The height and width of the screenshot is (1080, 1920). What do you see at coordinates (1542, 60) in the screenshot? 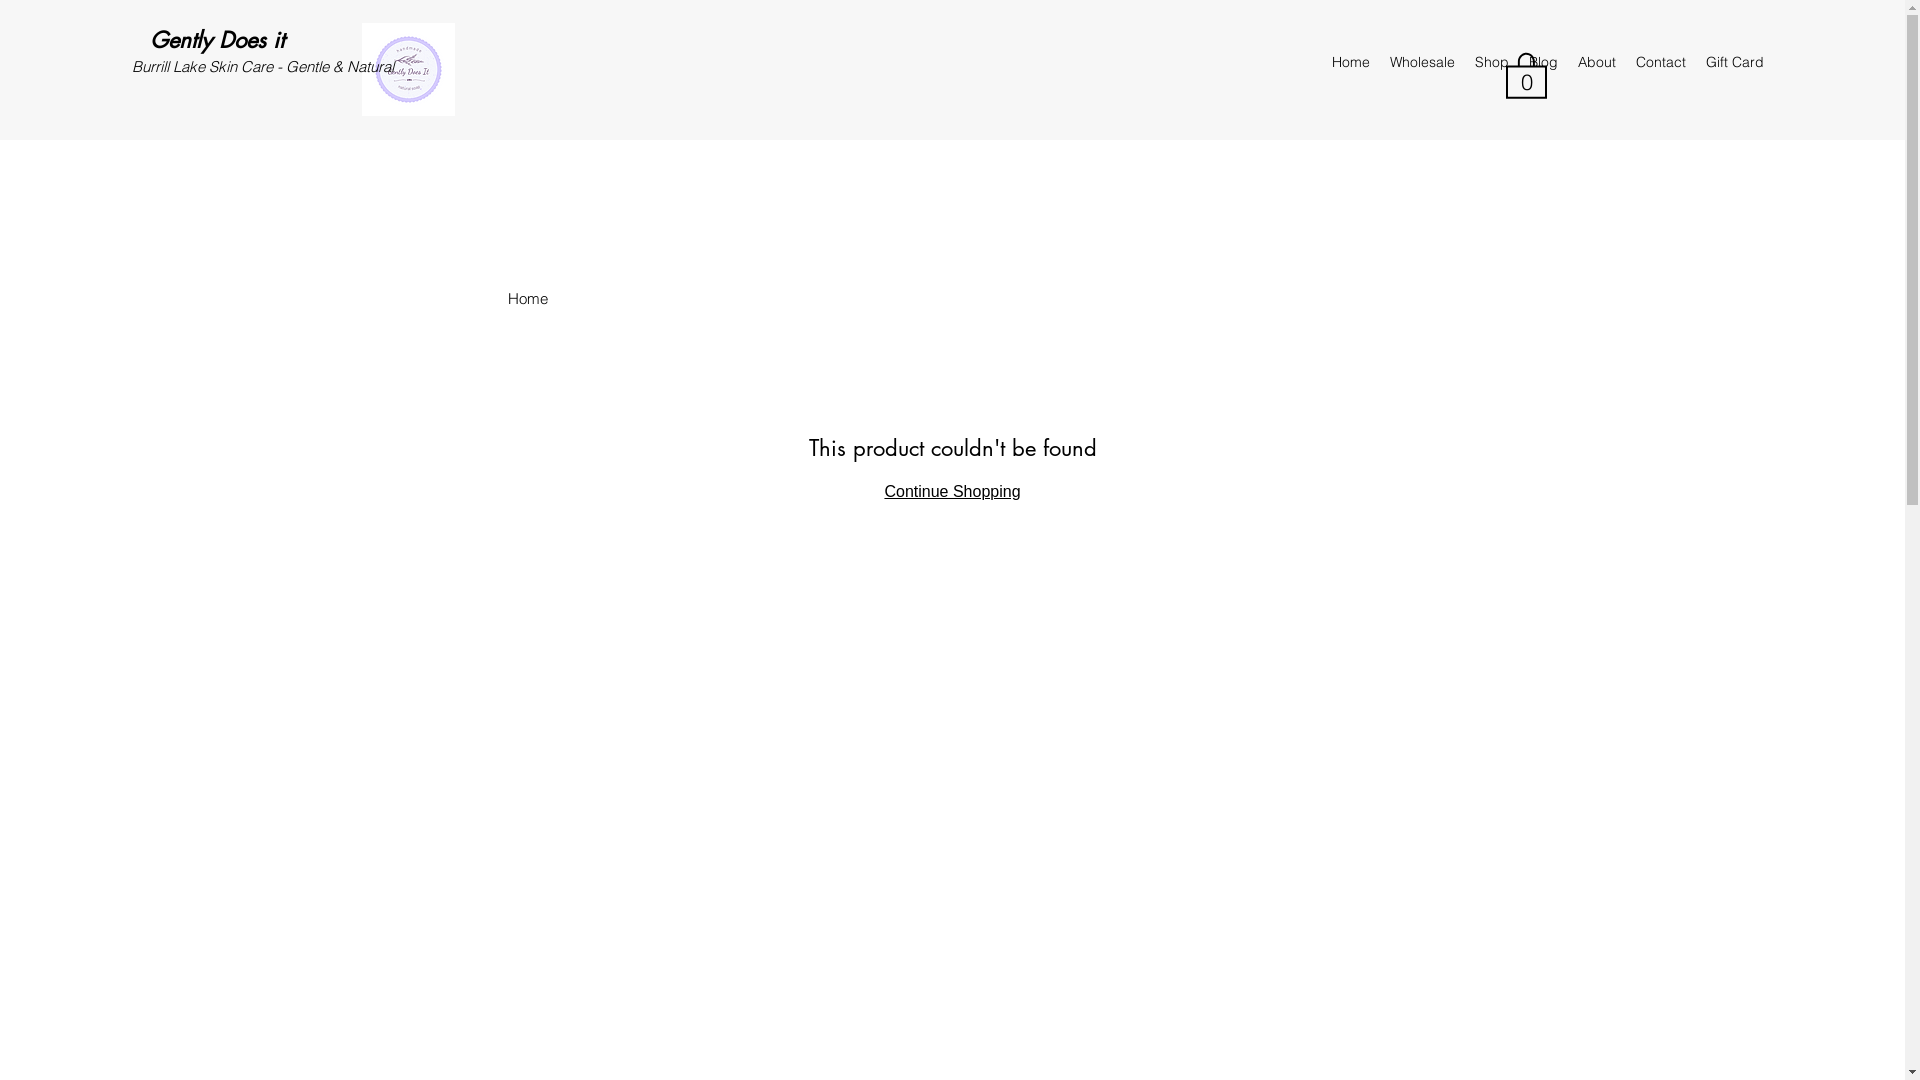
I see `'Blog'` at bounding box center [1542, 60].